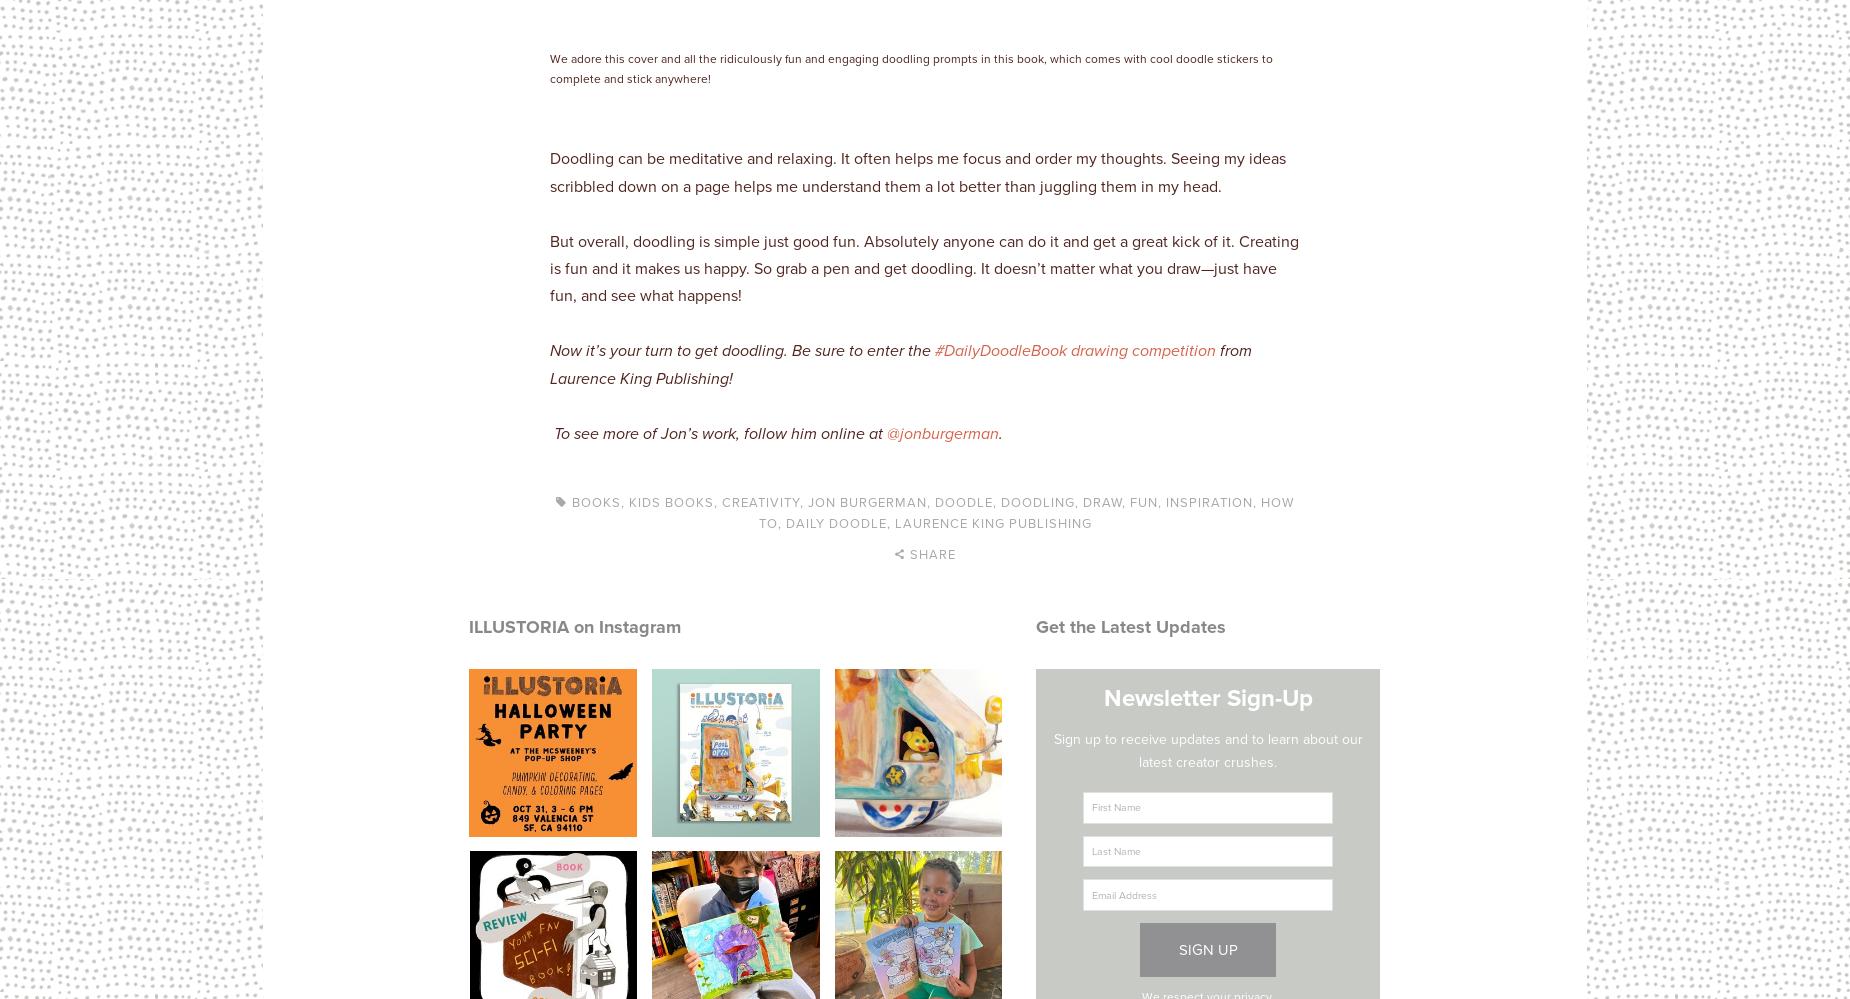 This screenshot has width=1850, height=999. I want to click on 'CREATIVITY', so click(761, 500).